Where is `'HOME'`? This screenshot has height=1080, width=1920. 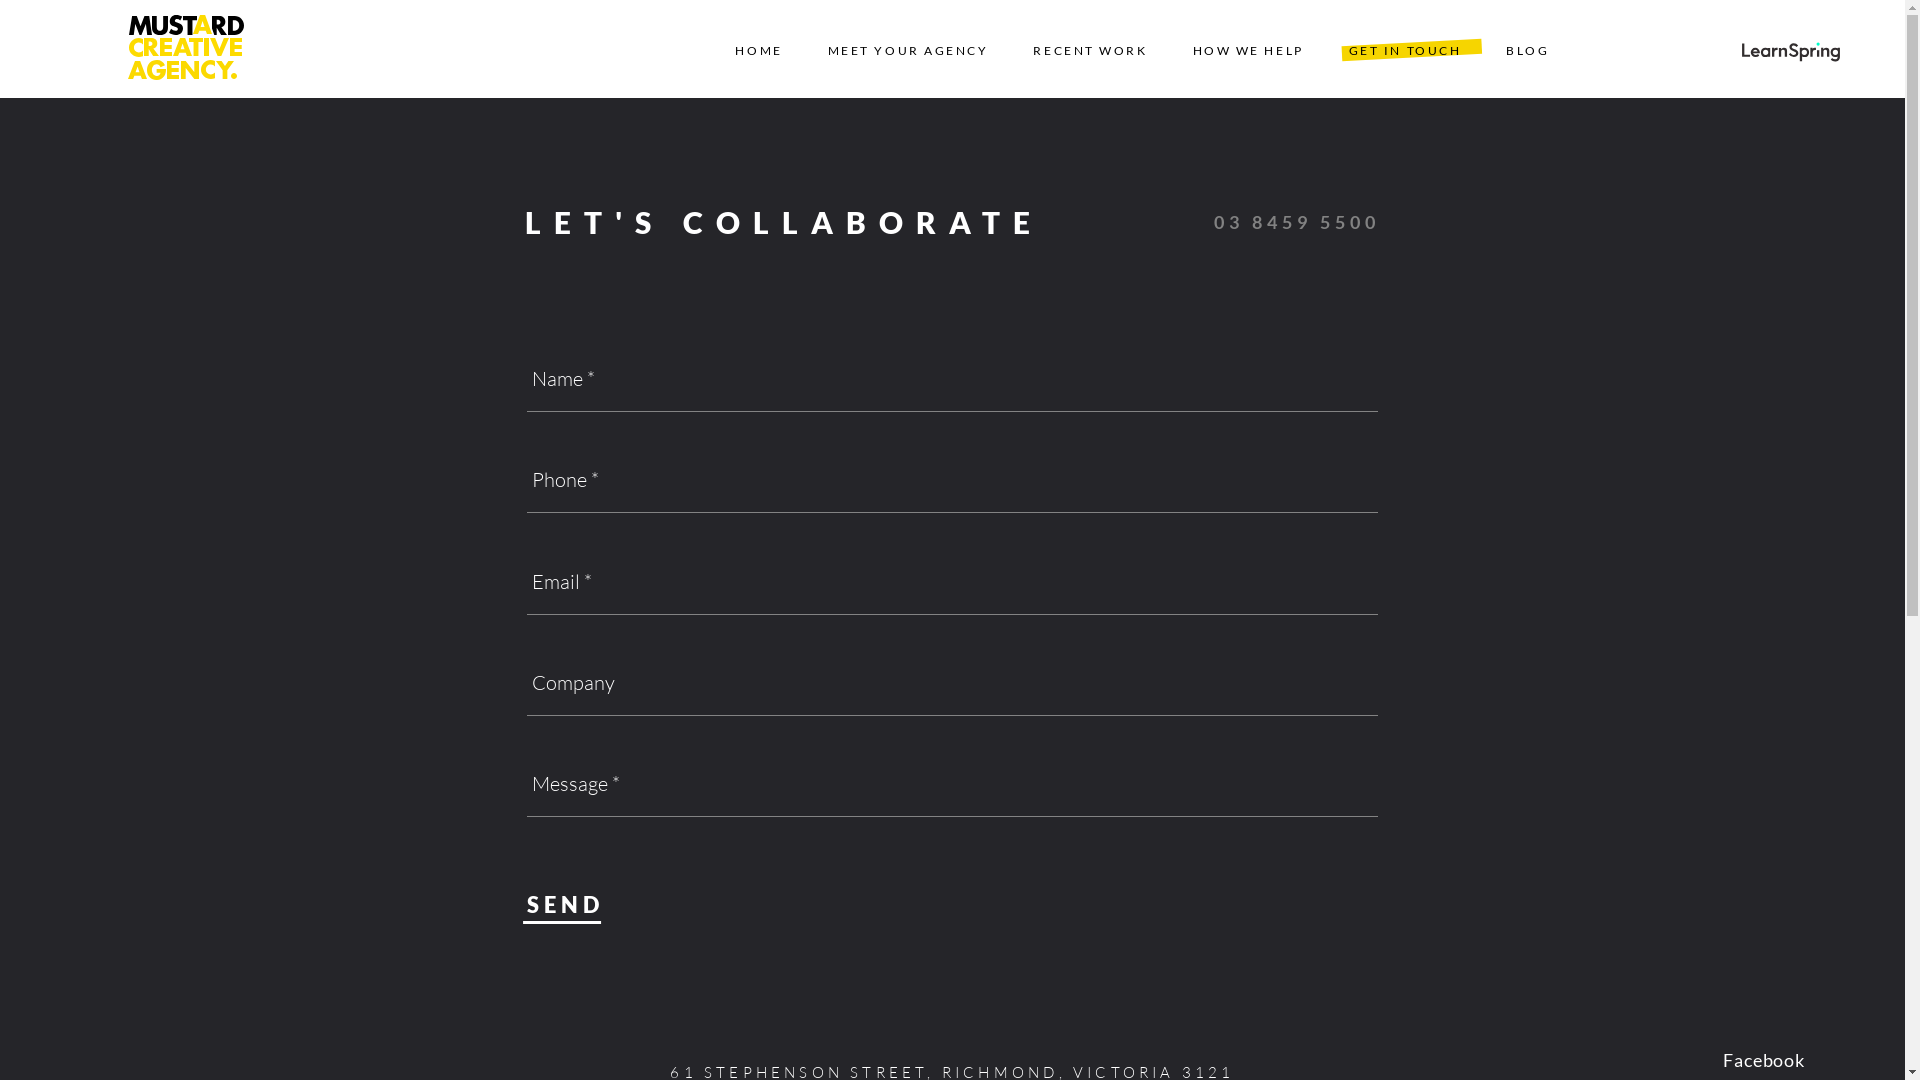
'HOME' is located at coordinates (757, 49).